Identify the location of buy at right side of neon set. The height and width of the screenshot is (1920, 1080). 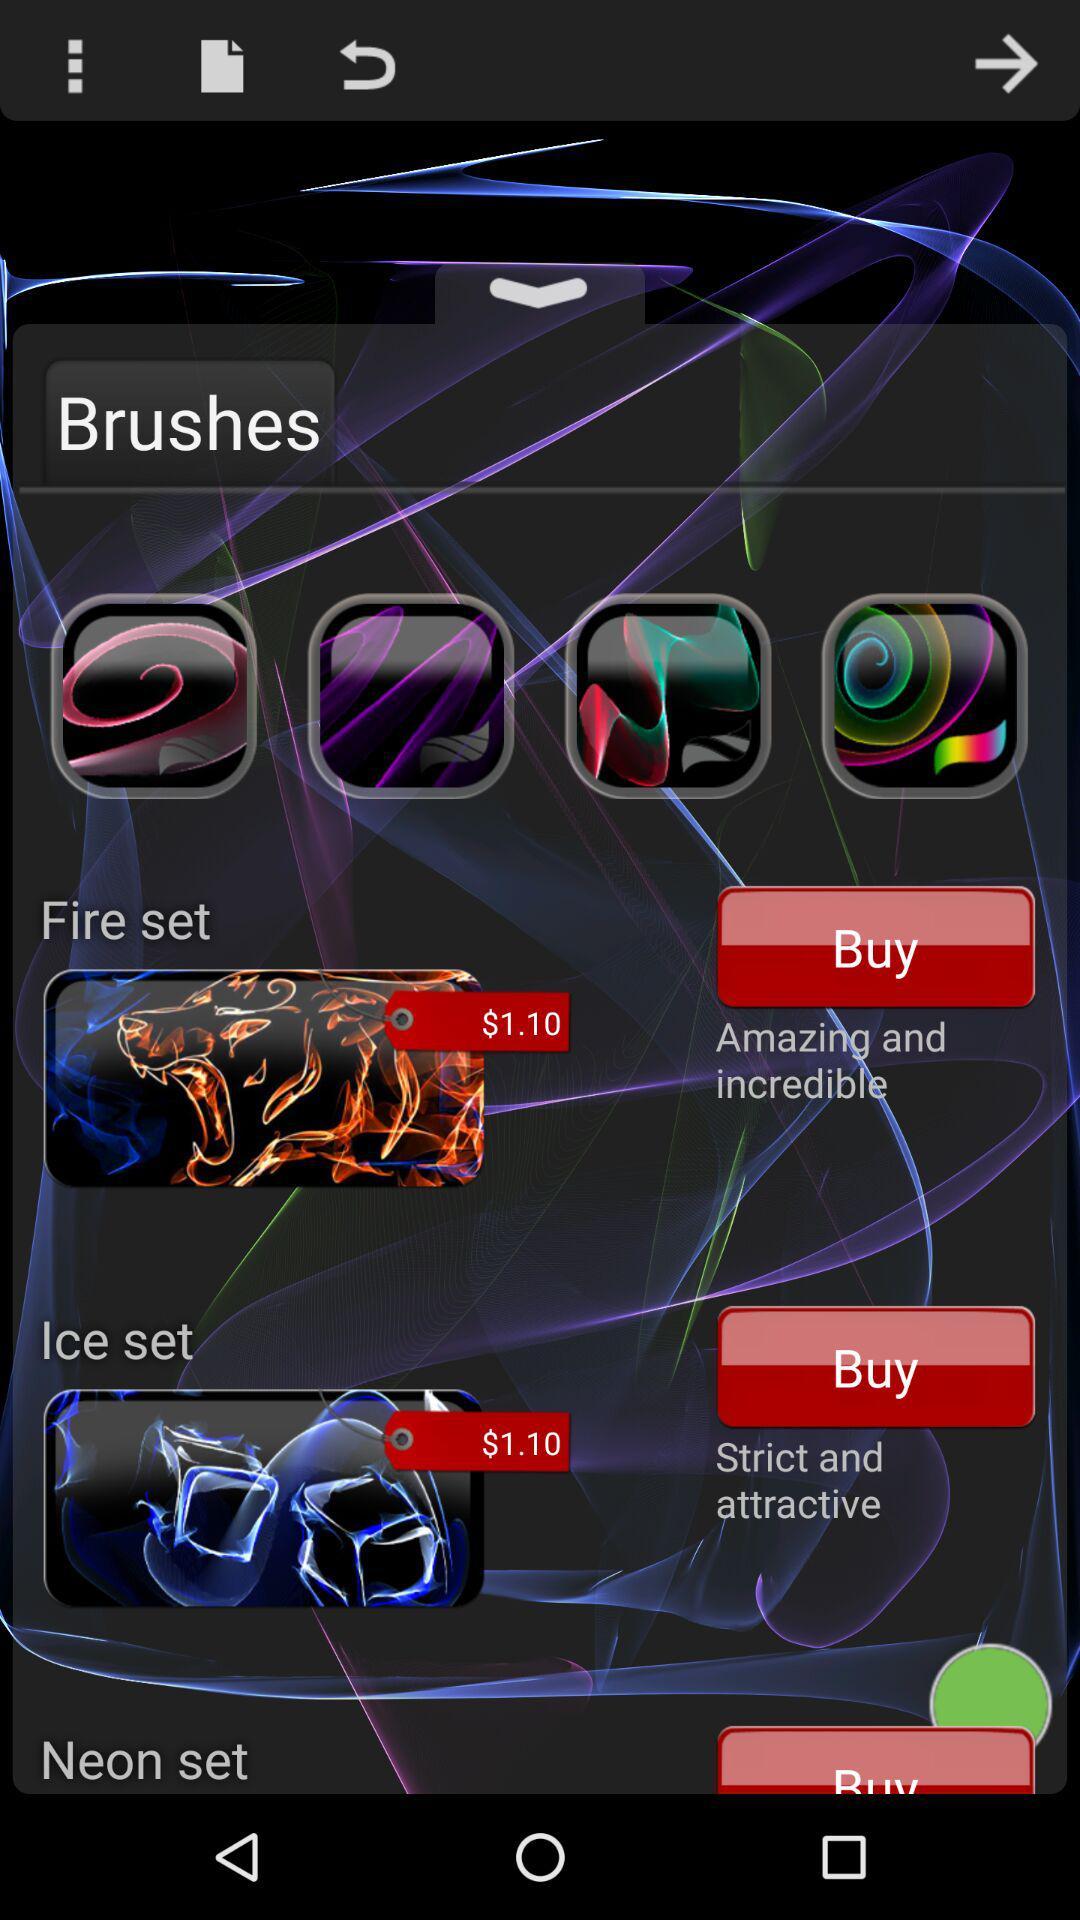
(875, 1757).